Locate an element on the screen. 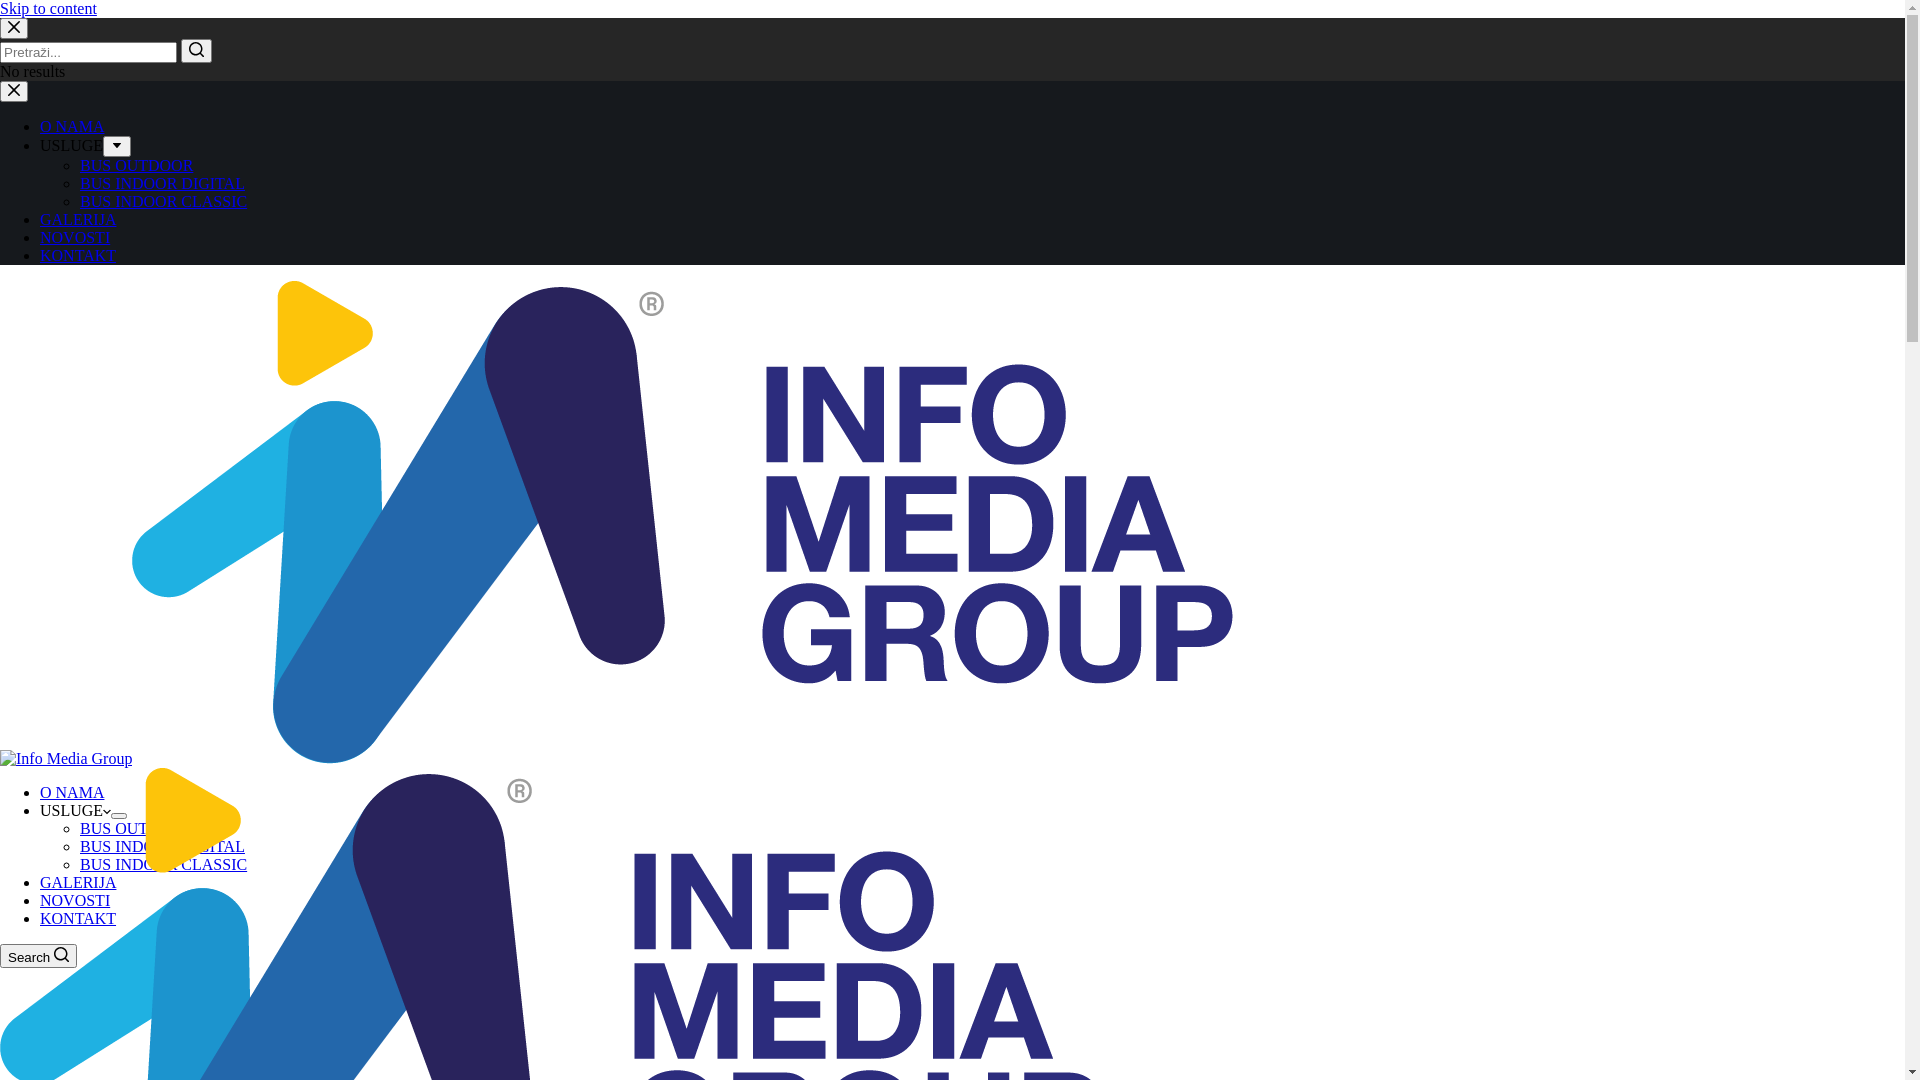 The height and width of the screenshot is (1080, 1920). 'BUS INDOOR DIGITAL' is located at coordinates (162, 183).